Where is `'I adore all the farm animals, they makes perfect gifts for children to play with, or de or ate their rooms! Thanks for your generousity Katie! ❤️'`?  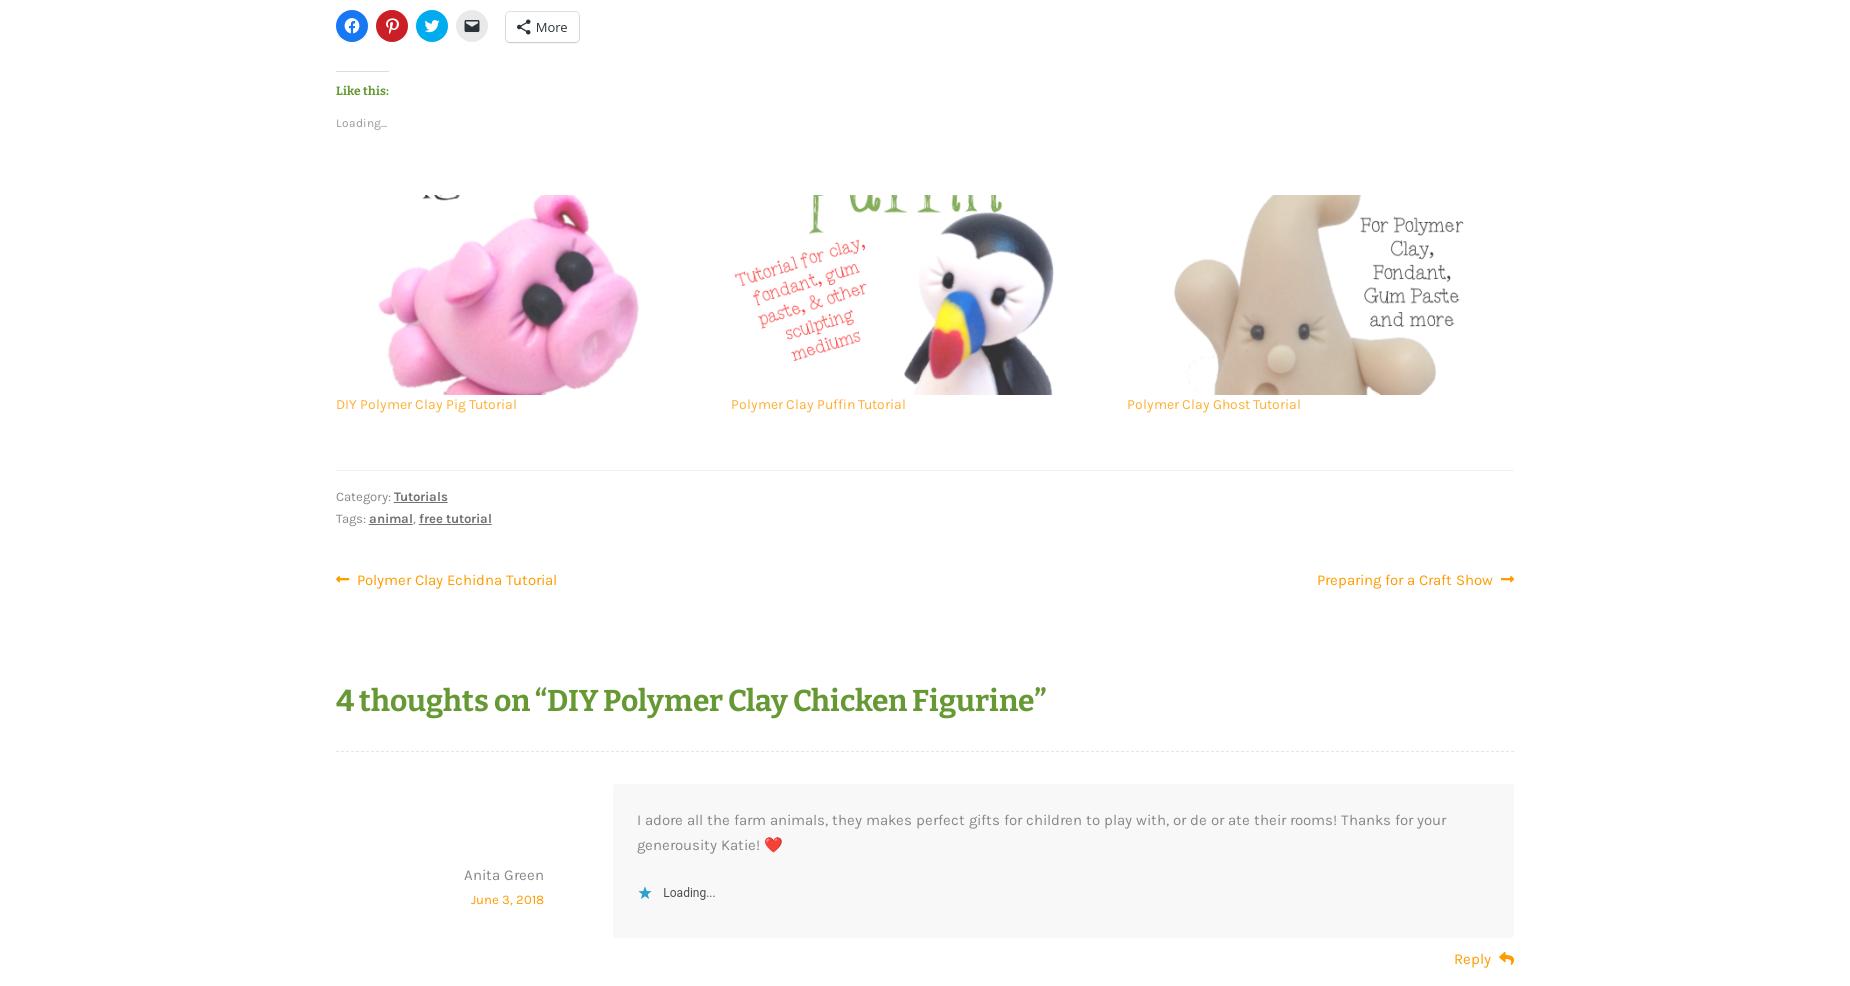
'I adore all the farm animals, they makes perfect gifts for children to play with, or de or ate their rooms! Thanks for your generousity Katie! ❤️' is located at coordinates (1040, 830).